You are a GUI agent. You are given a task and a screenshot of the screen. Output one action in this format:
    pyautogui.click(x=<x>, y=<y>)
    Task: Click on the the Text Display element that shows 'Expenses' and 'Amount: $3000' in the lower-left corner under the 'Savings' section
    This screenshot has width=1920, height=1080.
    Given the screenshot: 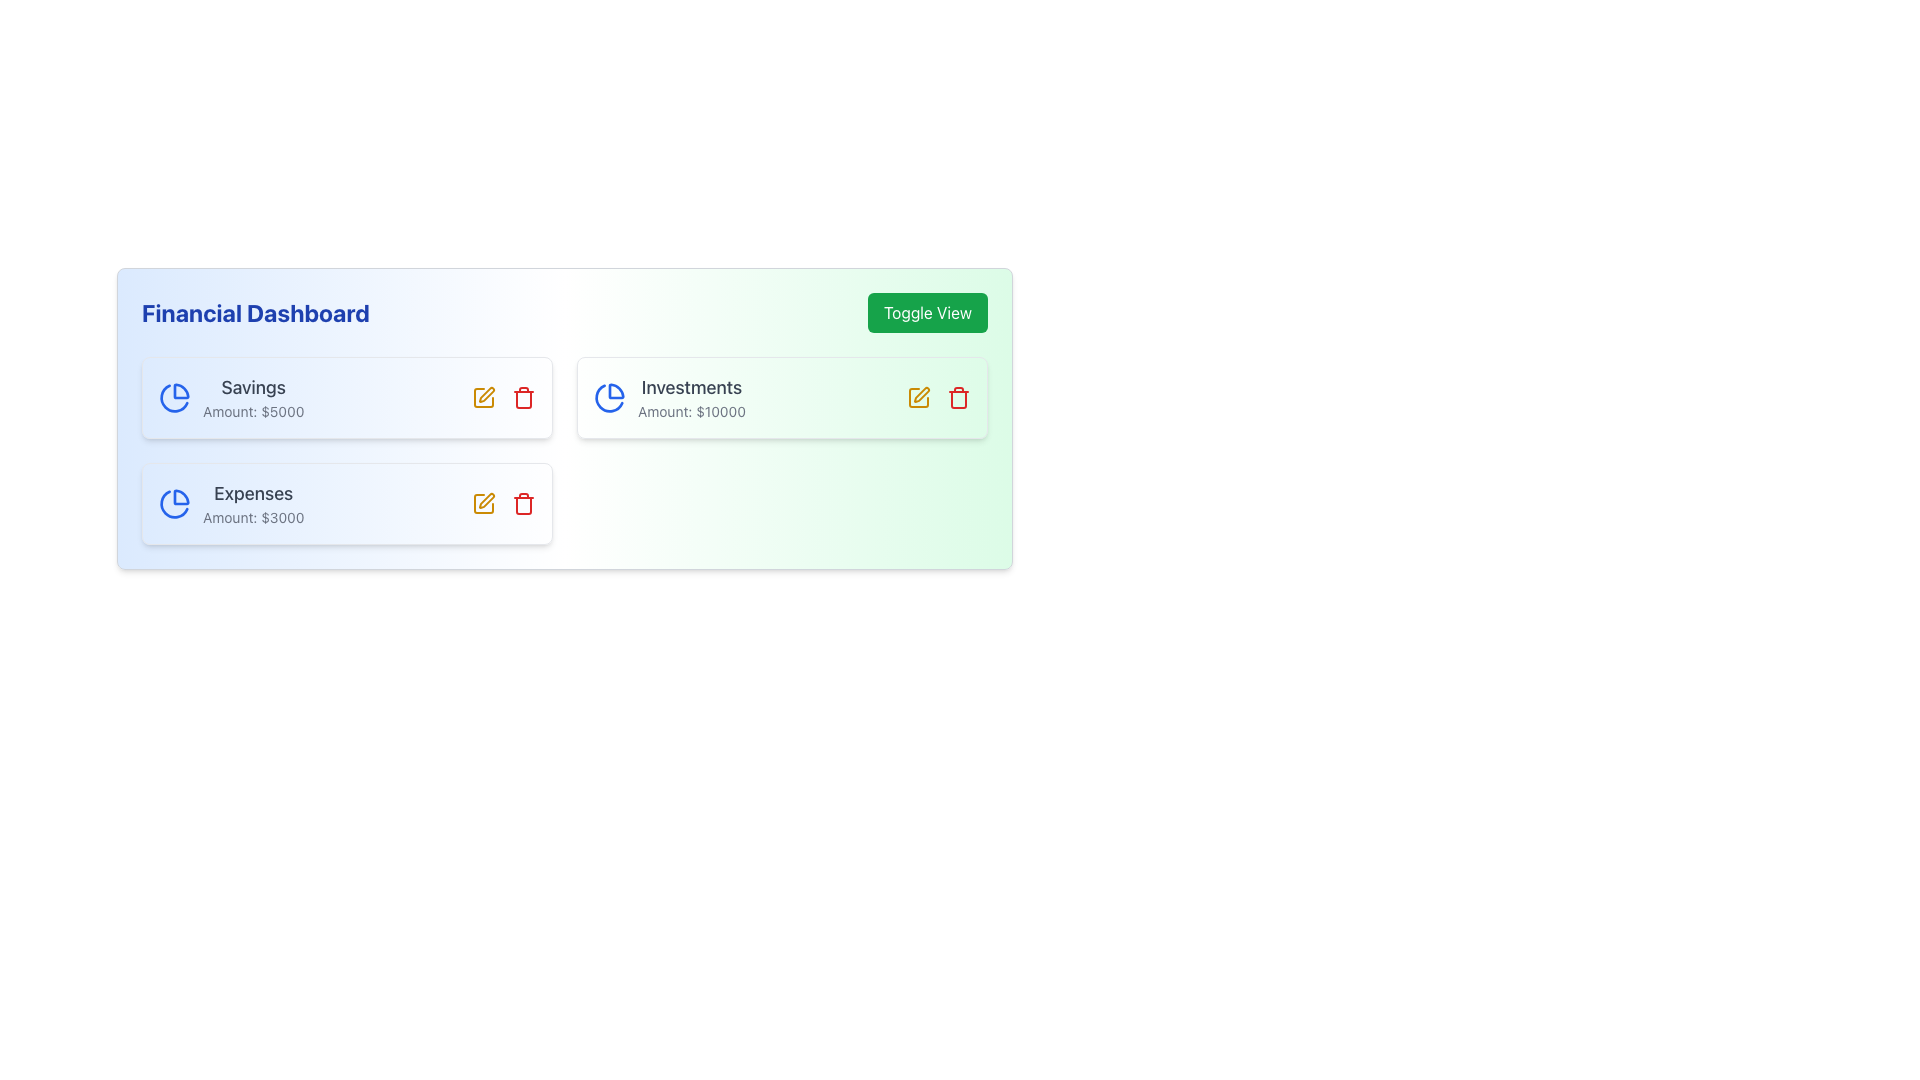 What is the action you would take?
    pyautogui.click(x=252, y=503)
    